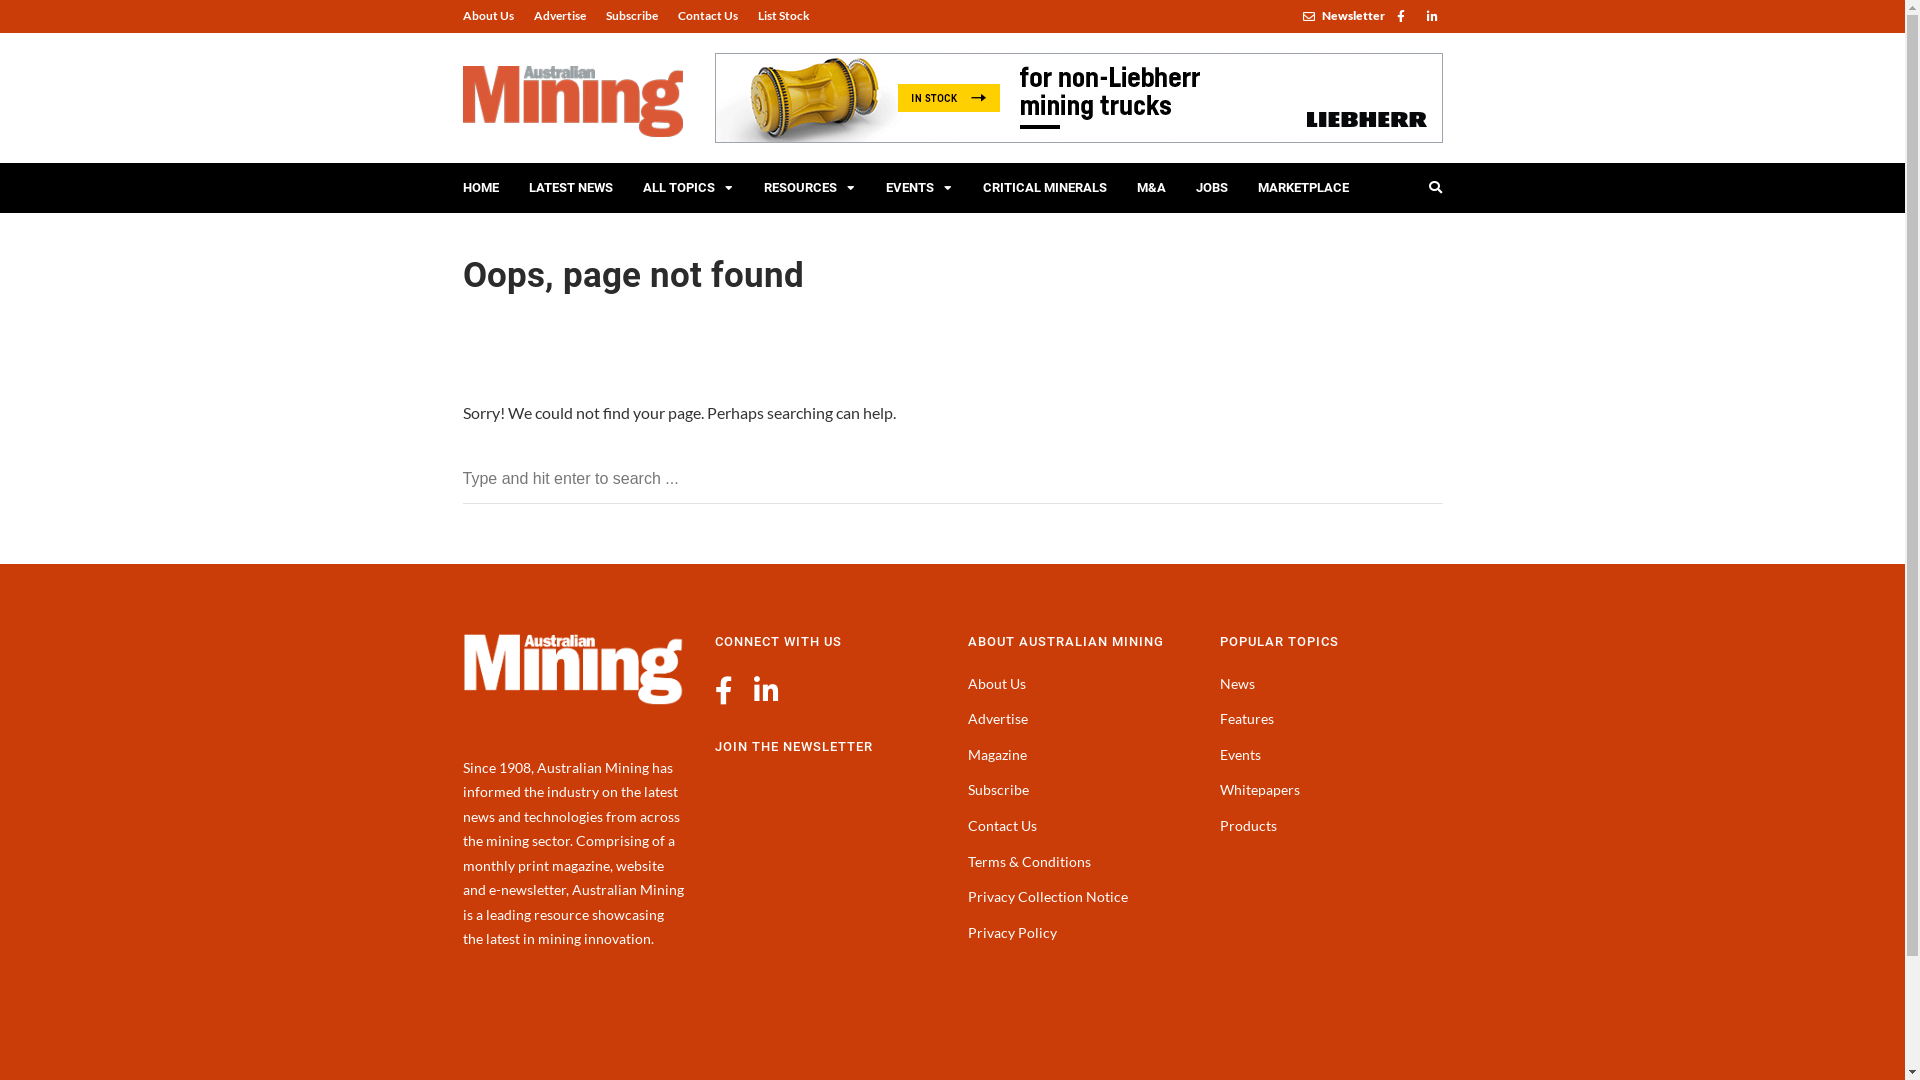 Image resolution: width=1920 pixels, height=1080 pixels. I want to click on 'Newsletter', so click(1343, 15).